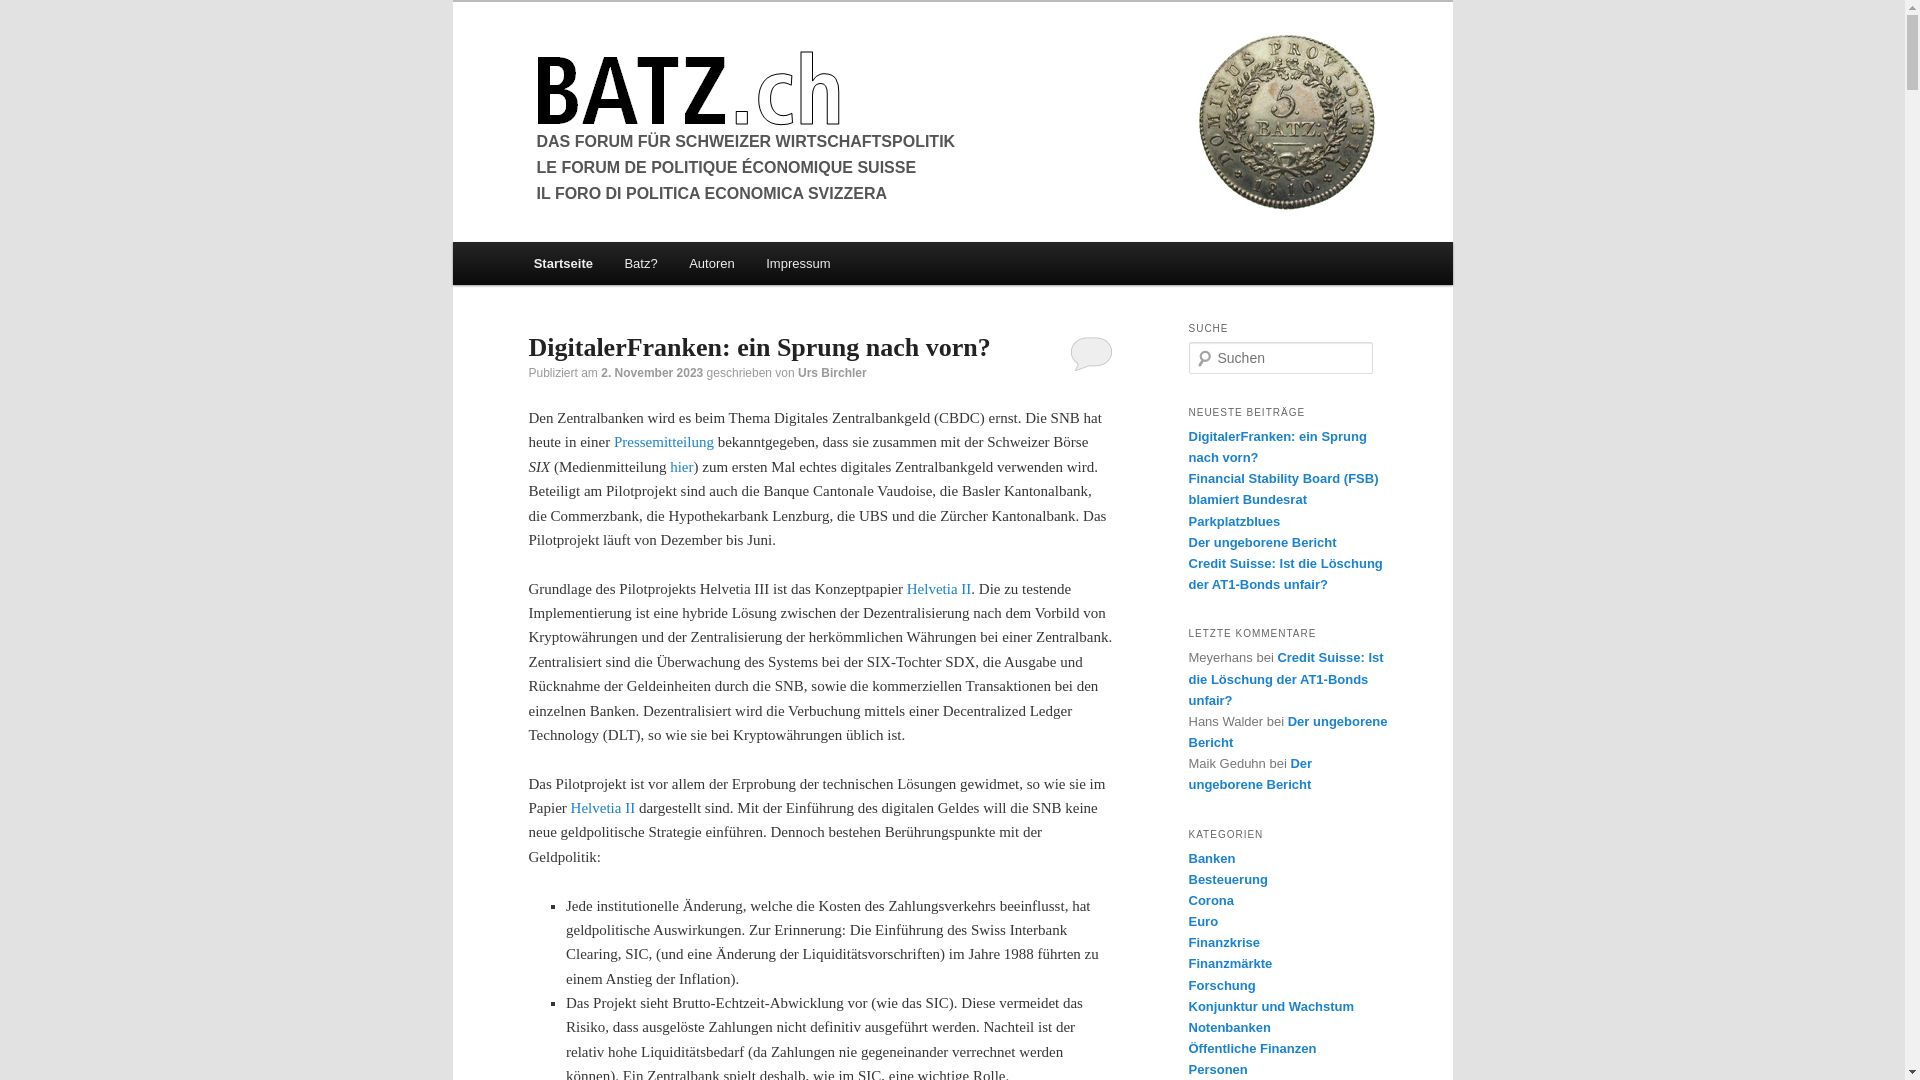 This screenshot has width=1920, height=1080. I want to click on 'Corona', so click(1209, 900).